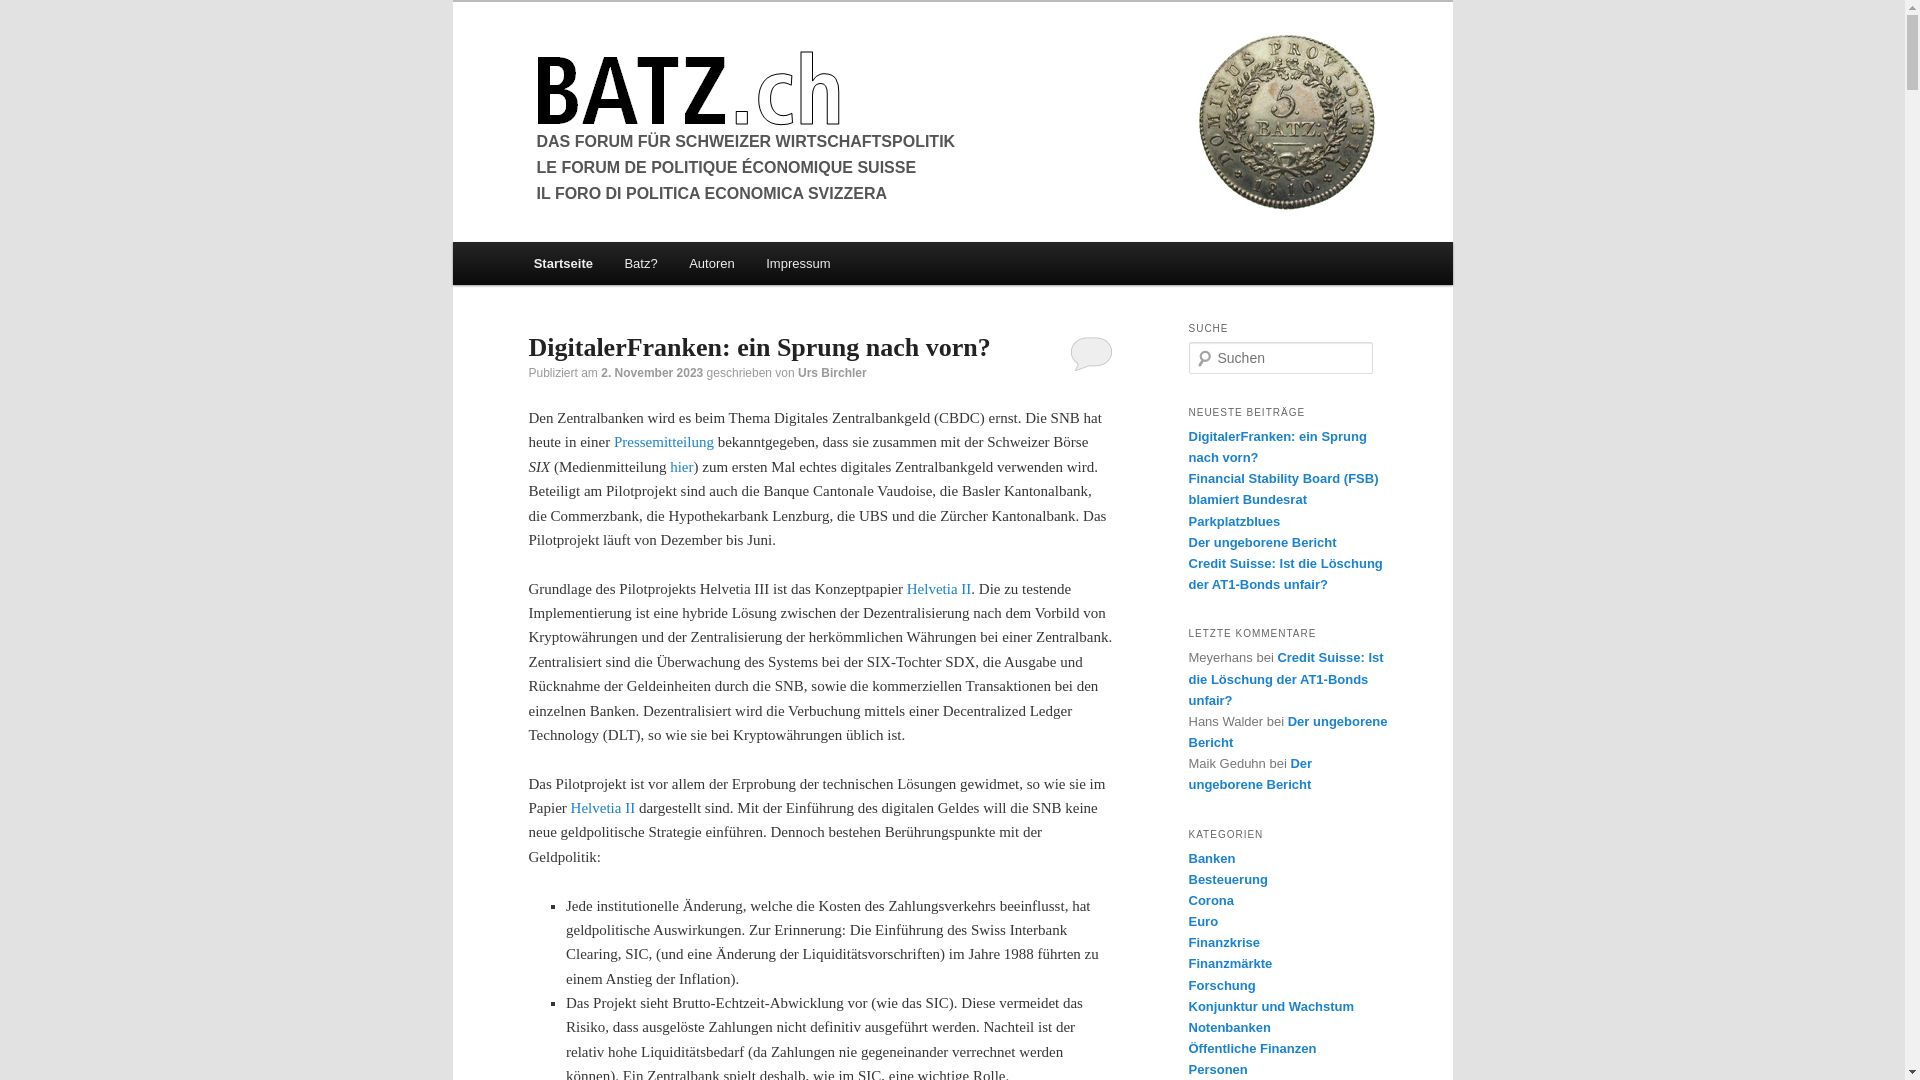 This screenshot has width=1920, height=1080. I want to click on 'Corona', so click(1209, 900).